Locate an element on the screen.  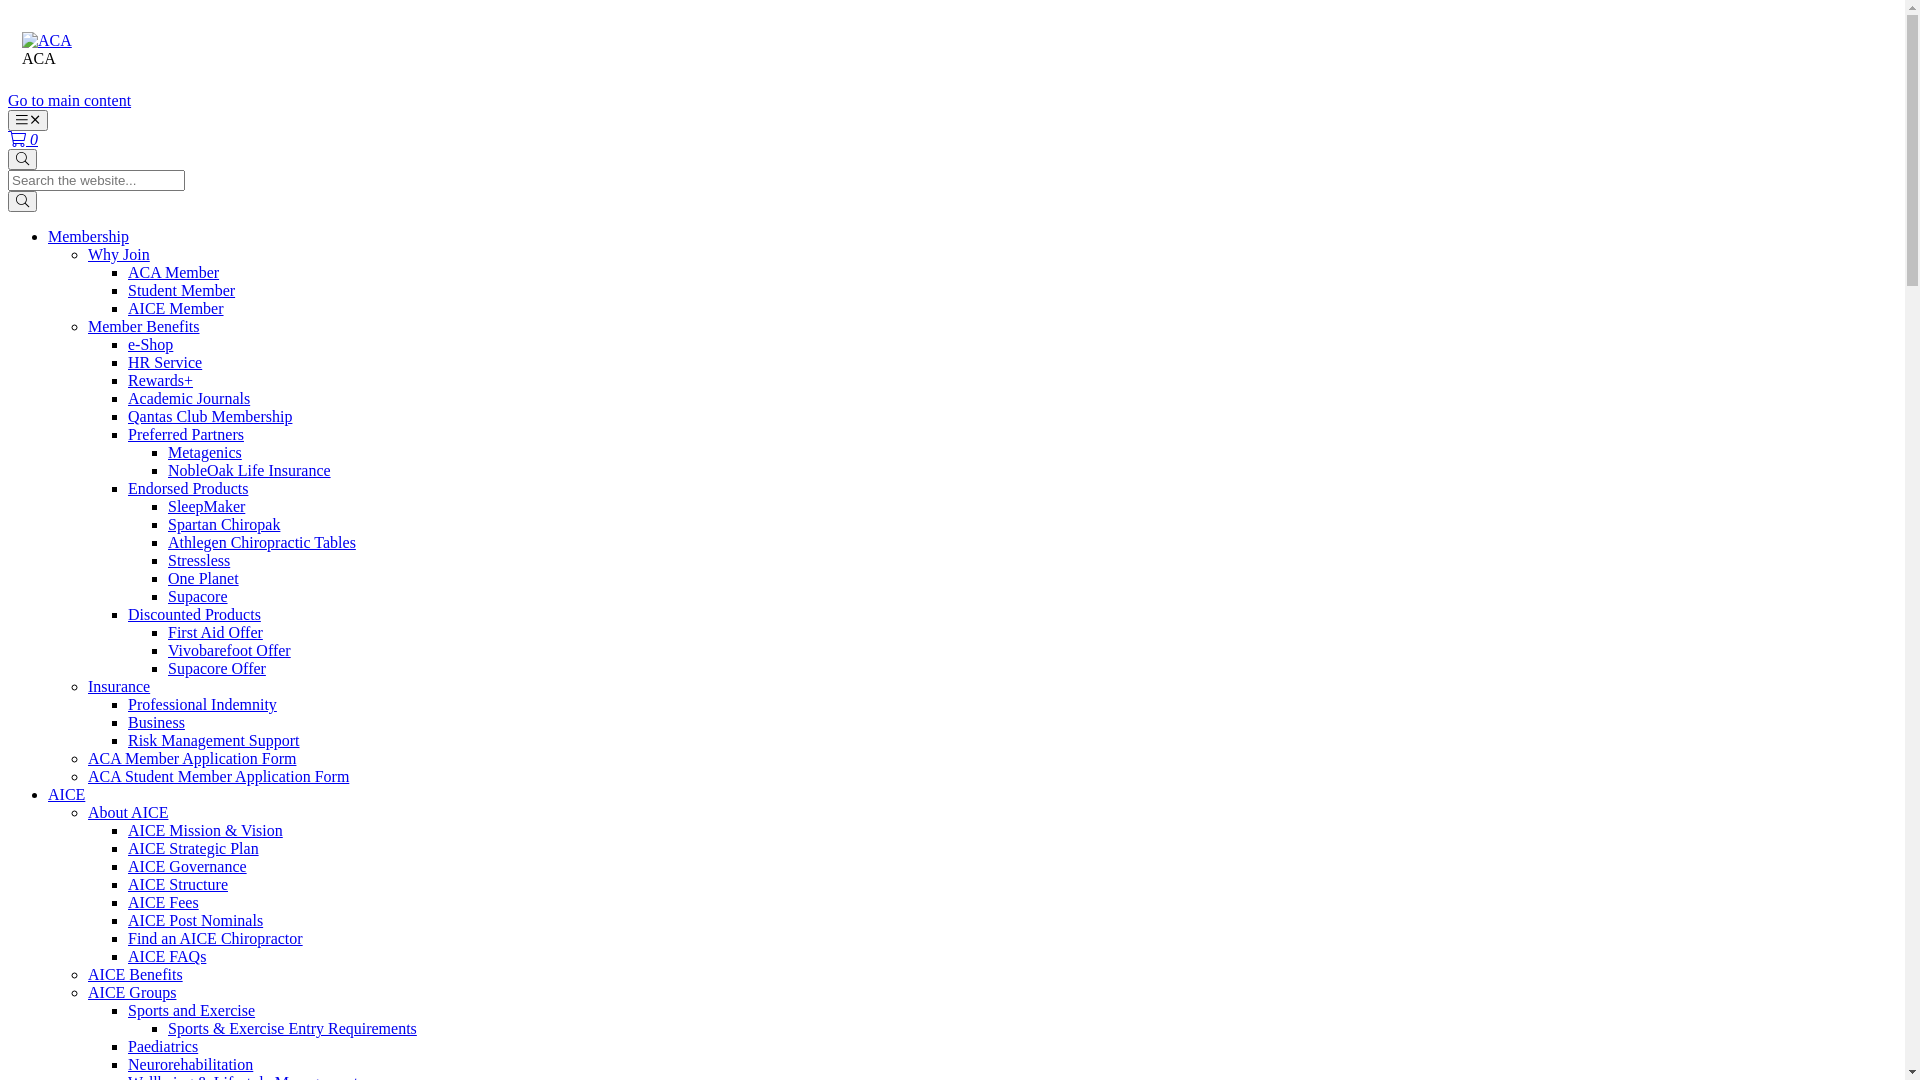
'Spartan Chiropak' is located at coordinates (168, 523).